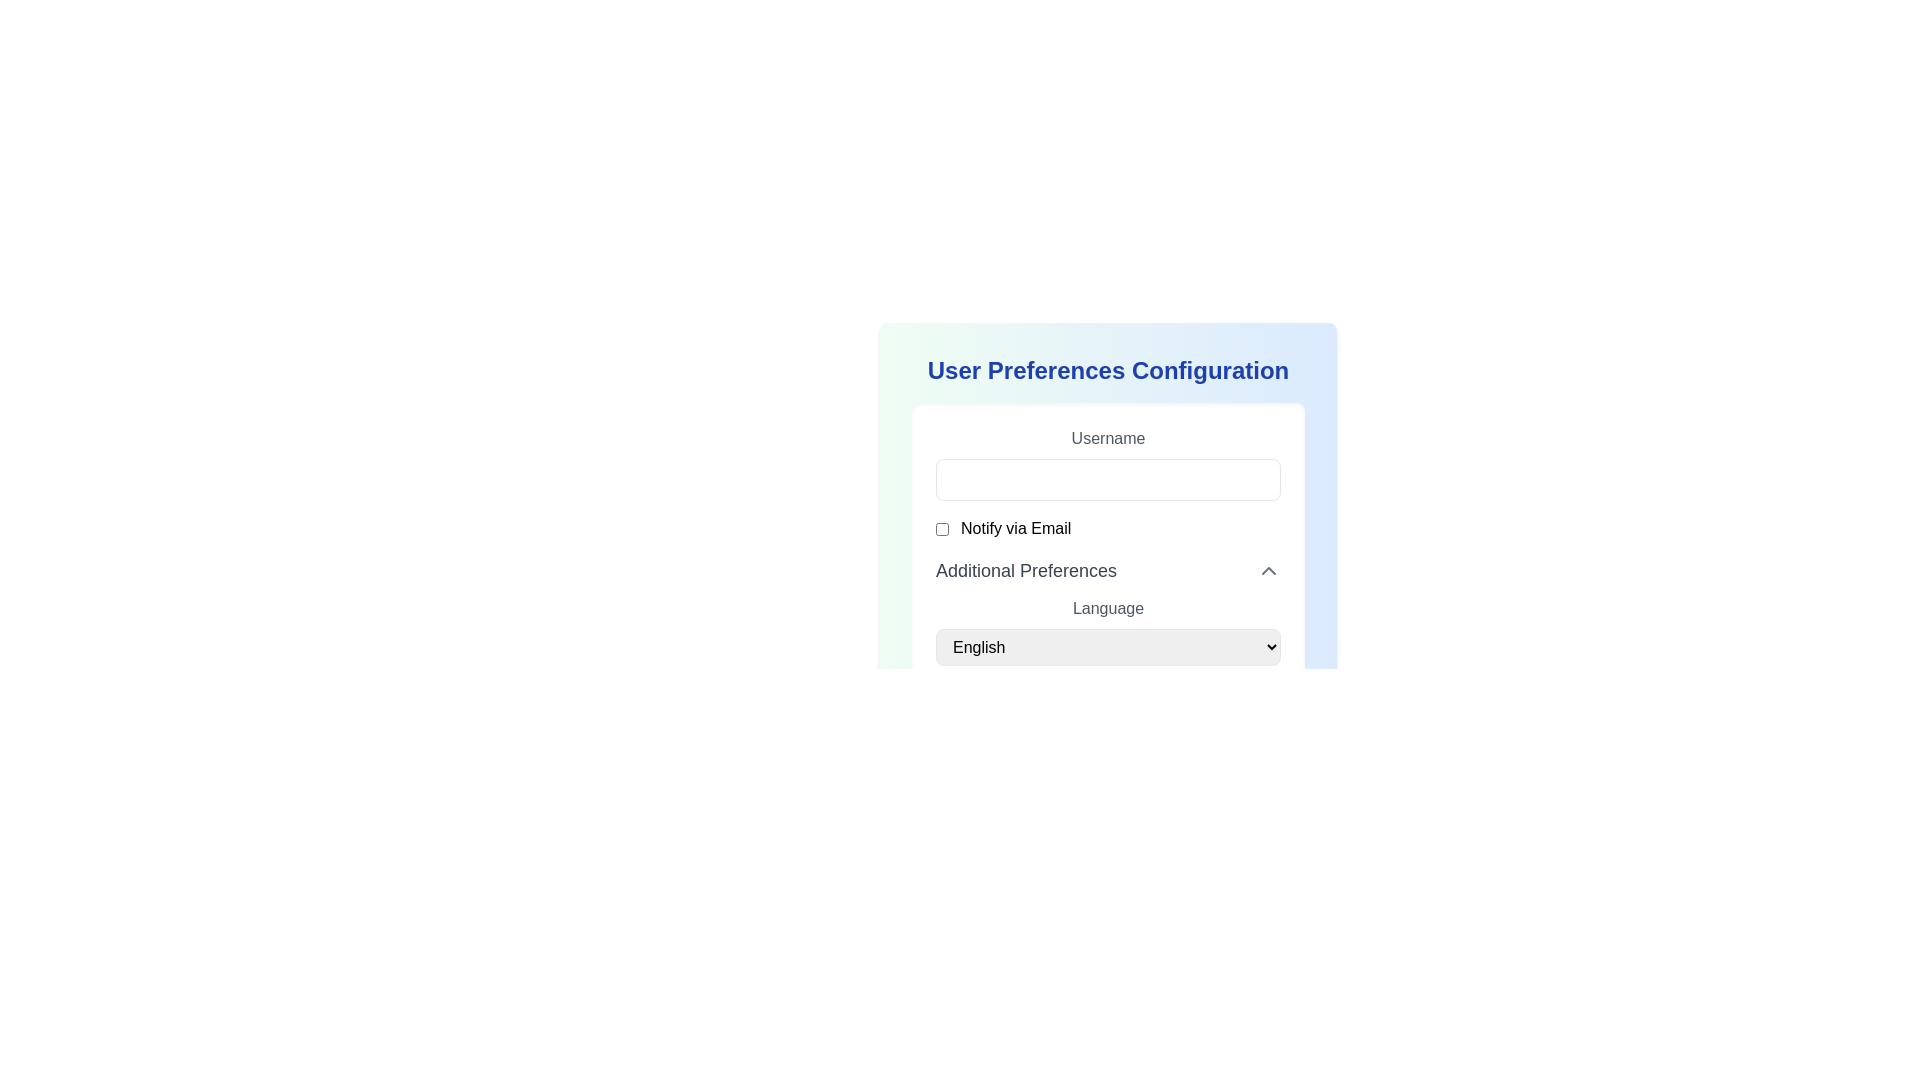 Image resolution: width=1920 pixels, height=1080 pixels. Describe the element at coordinates (1107, 570) in the screenshot. I see `the 'Additional Preferences' expandable section header` at that location.